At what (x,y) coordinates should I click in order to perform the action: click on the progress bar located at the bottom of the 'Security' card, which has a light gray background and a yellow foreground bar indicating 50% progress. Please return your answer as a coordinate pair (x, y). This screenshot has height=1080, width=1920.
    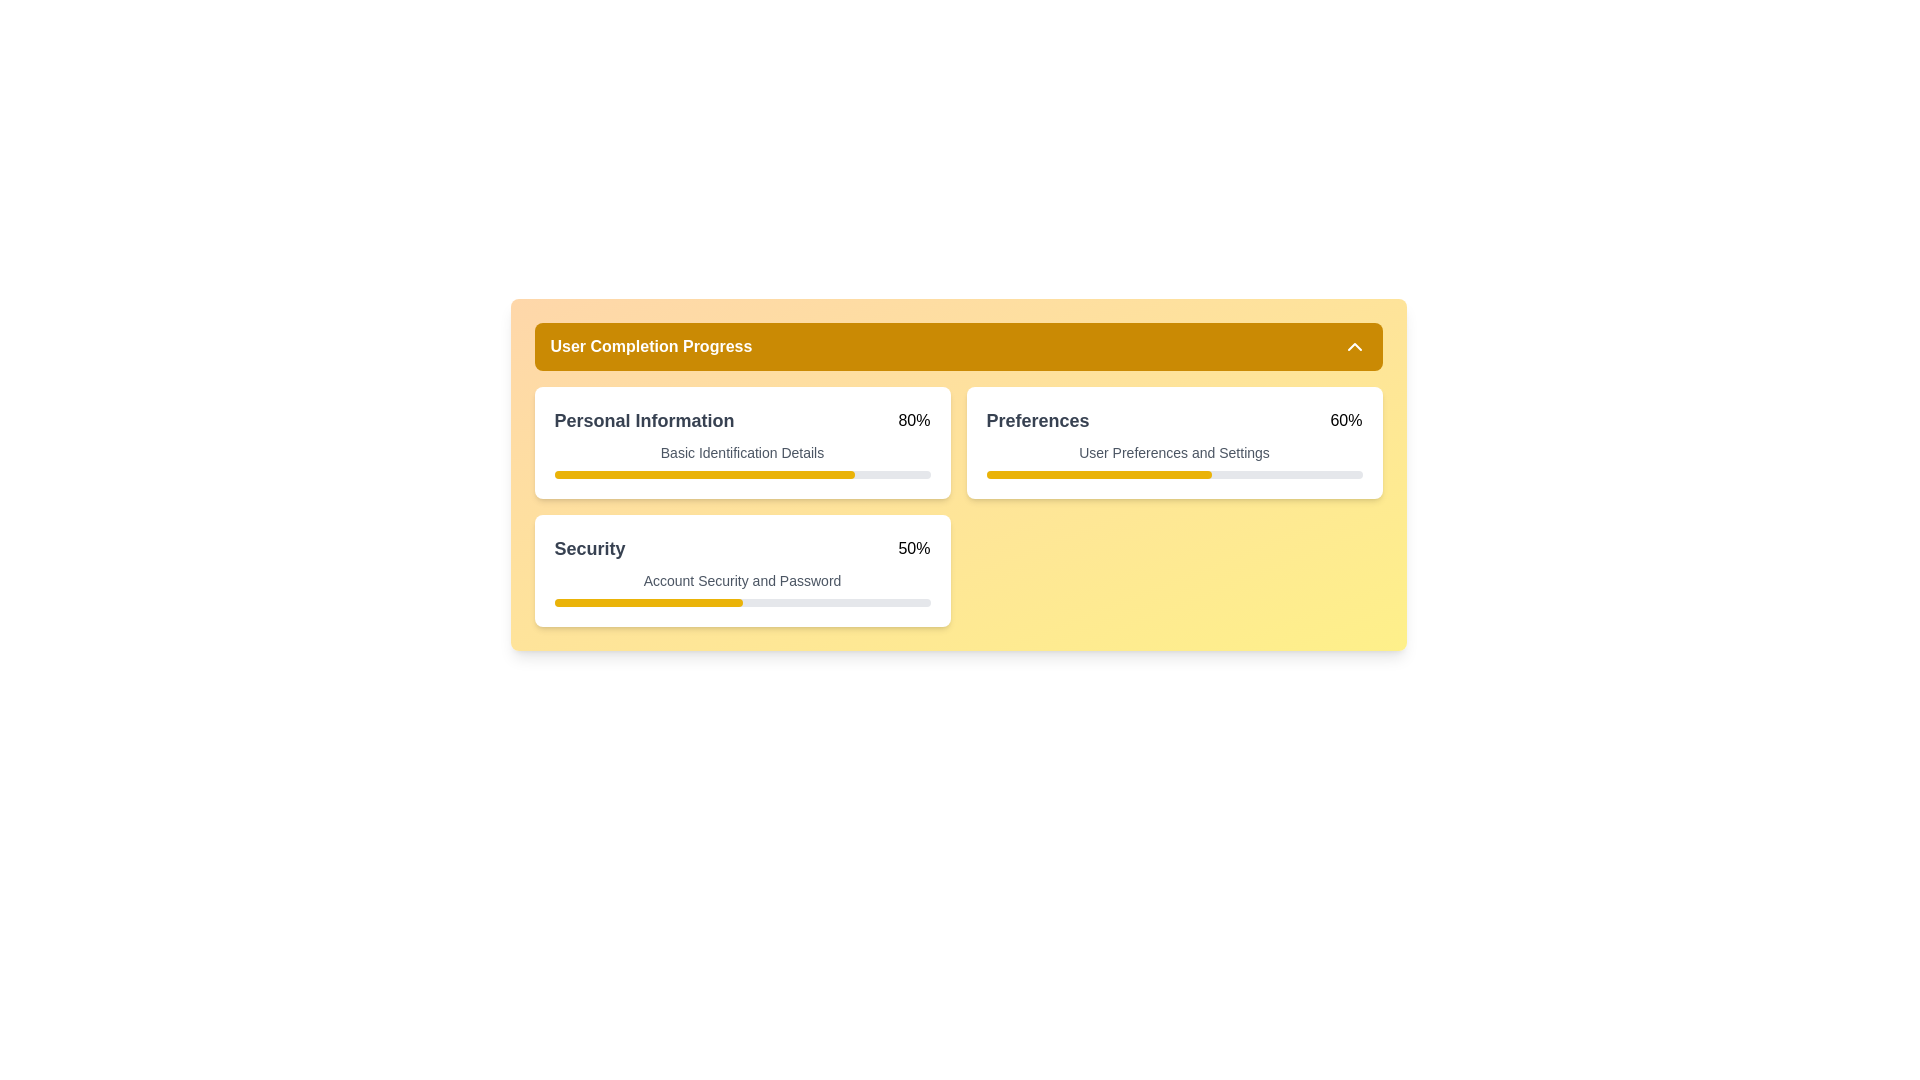
    Looking at the image, I should click on (741, 601).